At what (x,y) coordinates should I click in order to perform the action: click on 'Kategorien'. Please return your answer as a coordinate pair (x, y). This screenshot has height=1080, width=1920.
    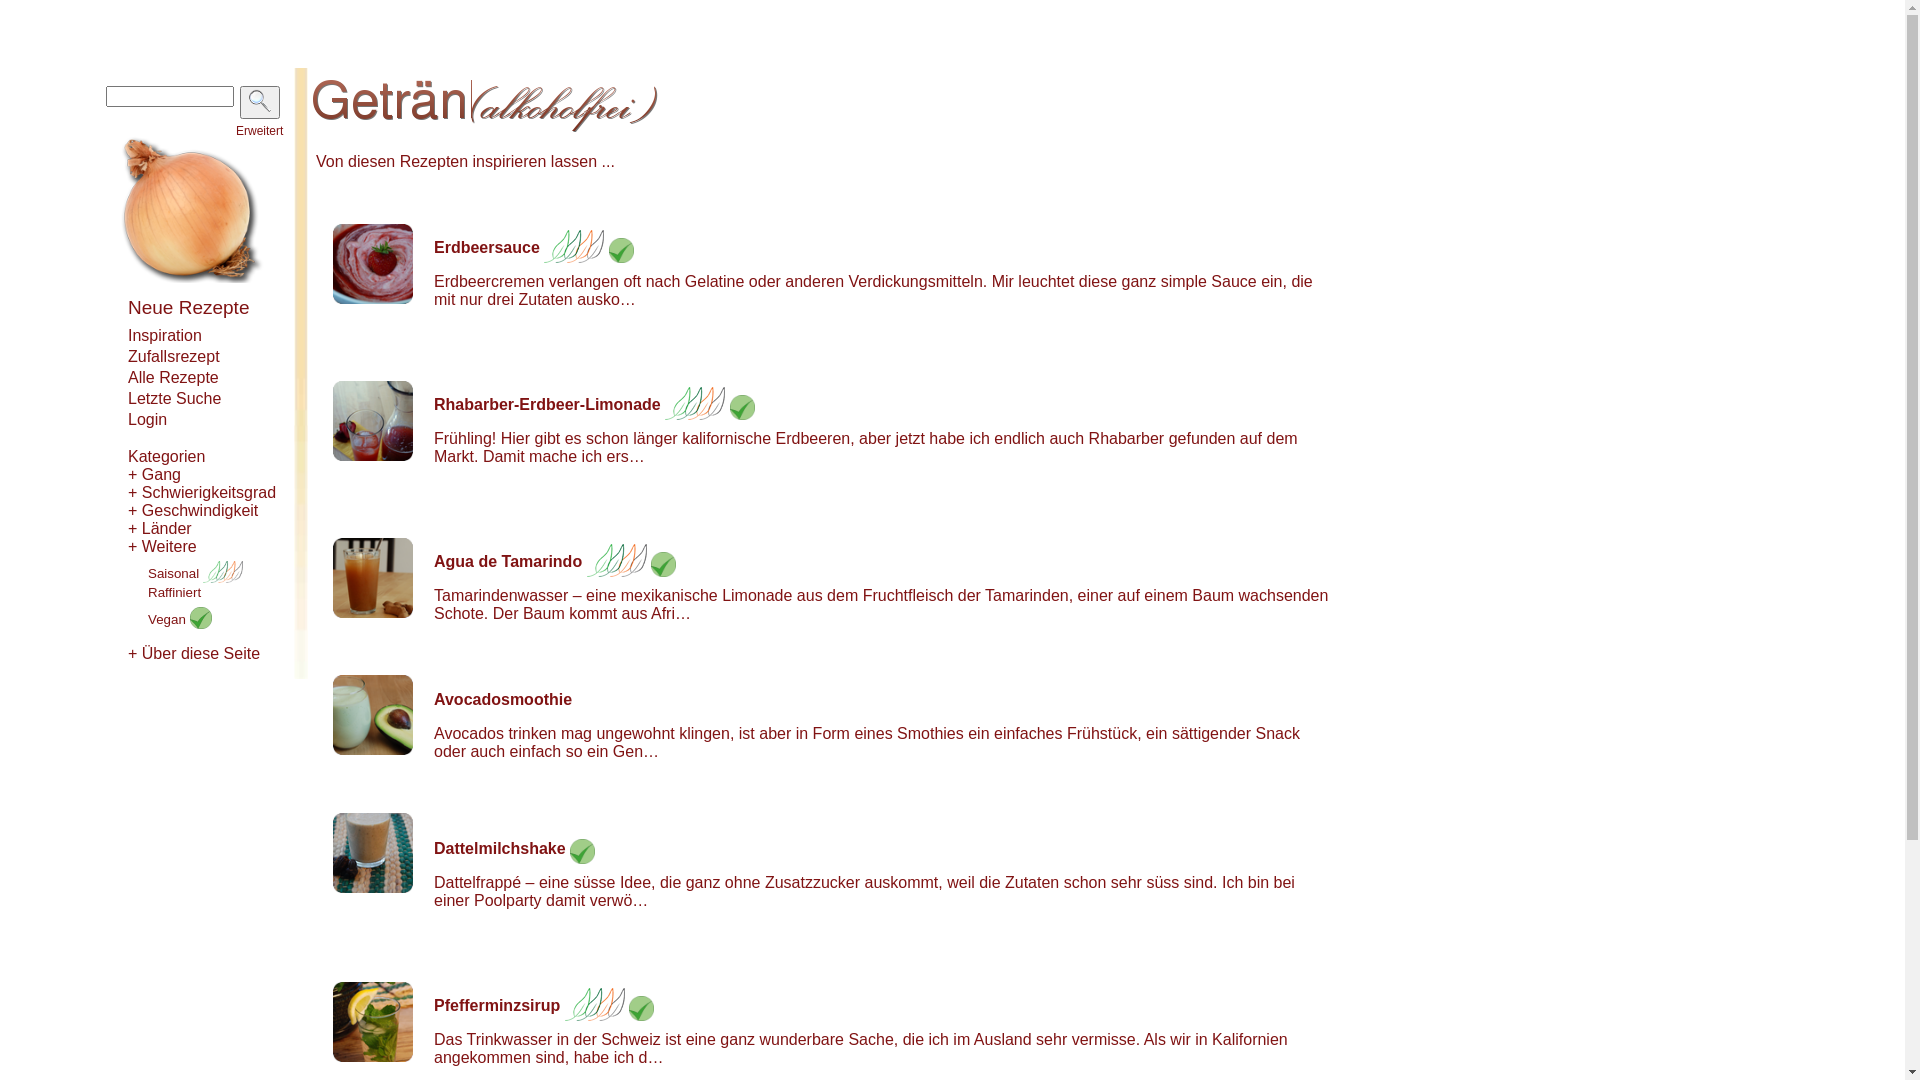
    Looking at the image, I should click on (166, 456).